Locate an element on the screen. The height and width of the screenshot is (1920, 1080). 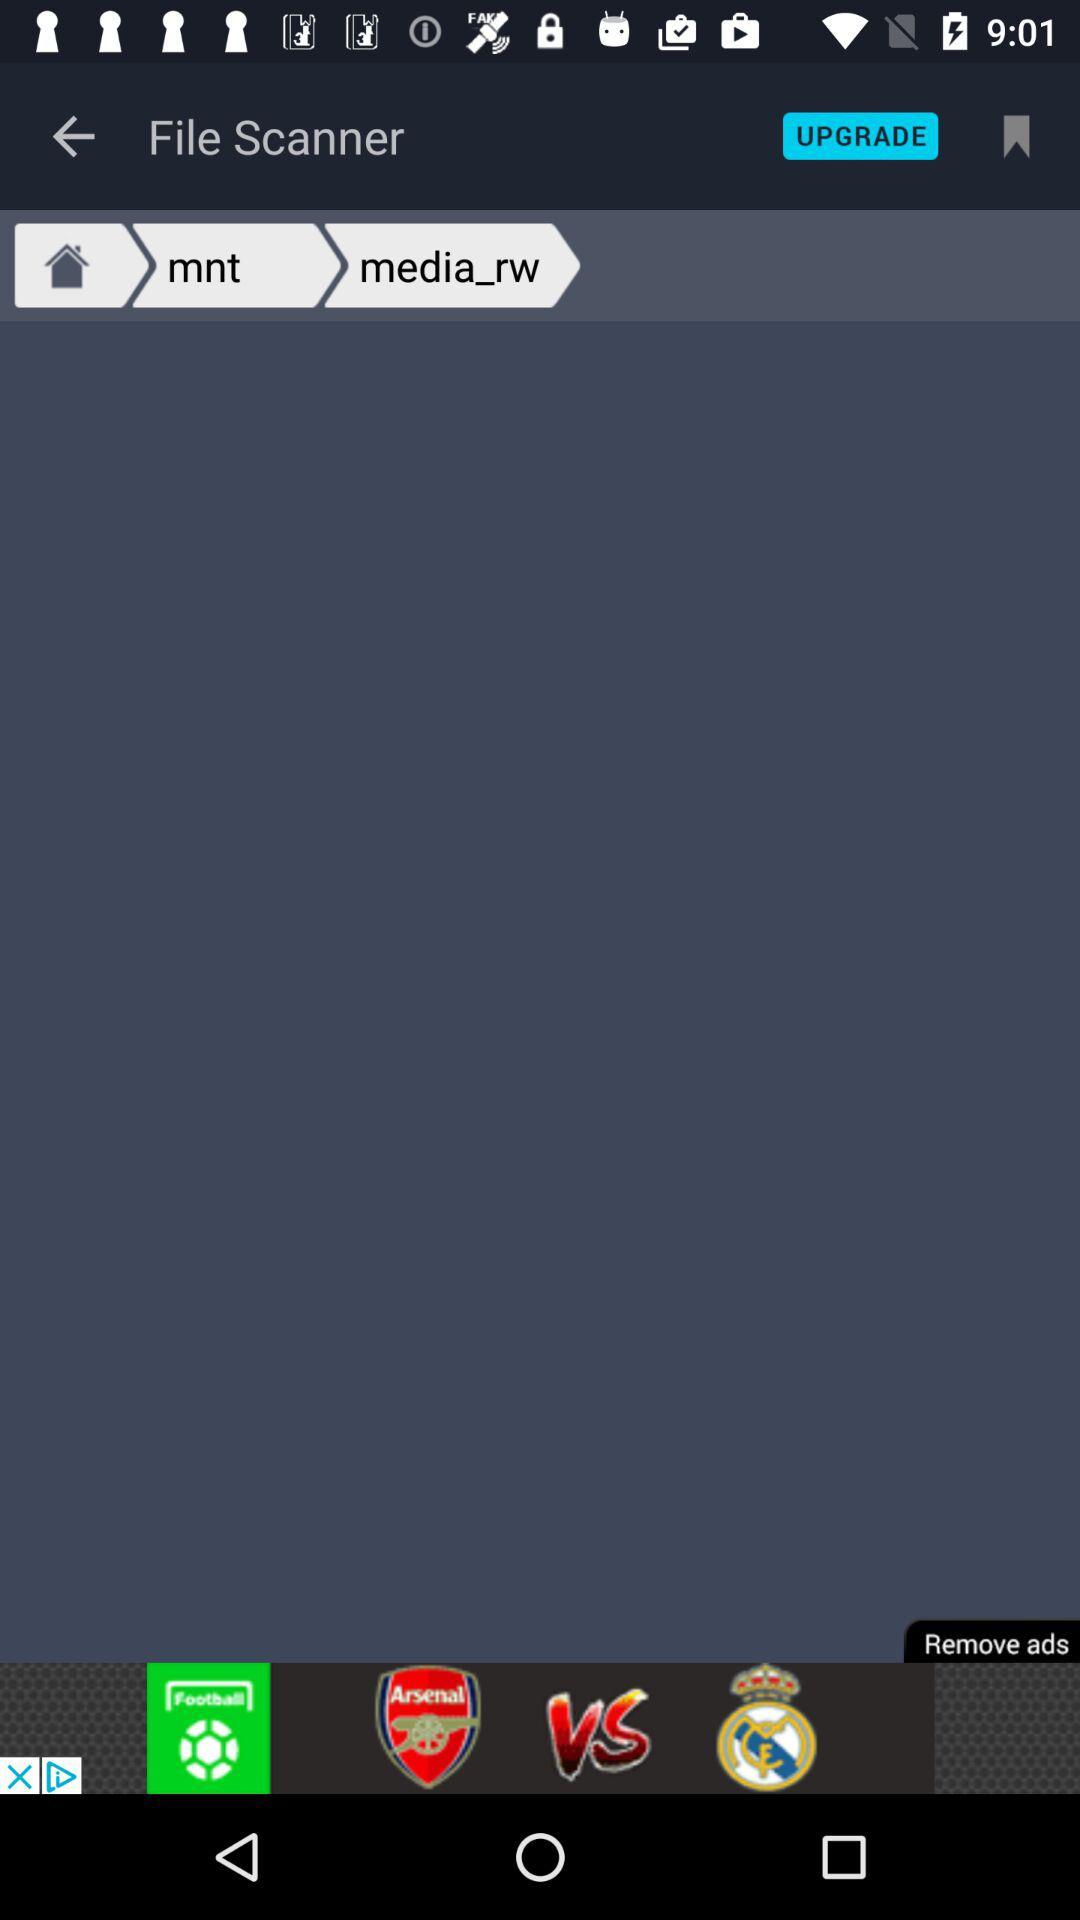
upgrade is located at coordinates (859, 135).